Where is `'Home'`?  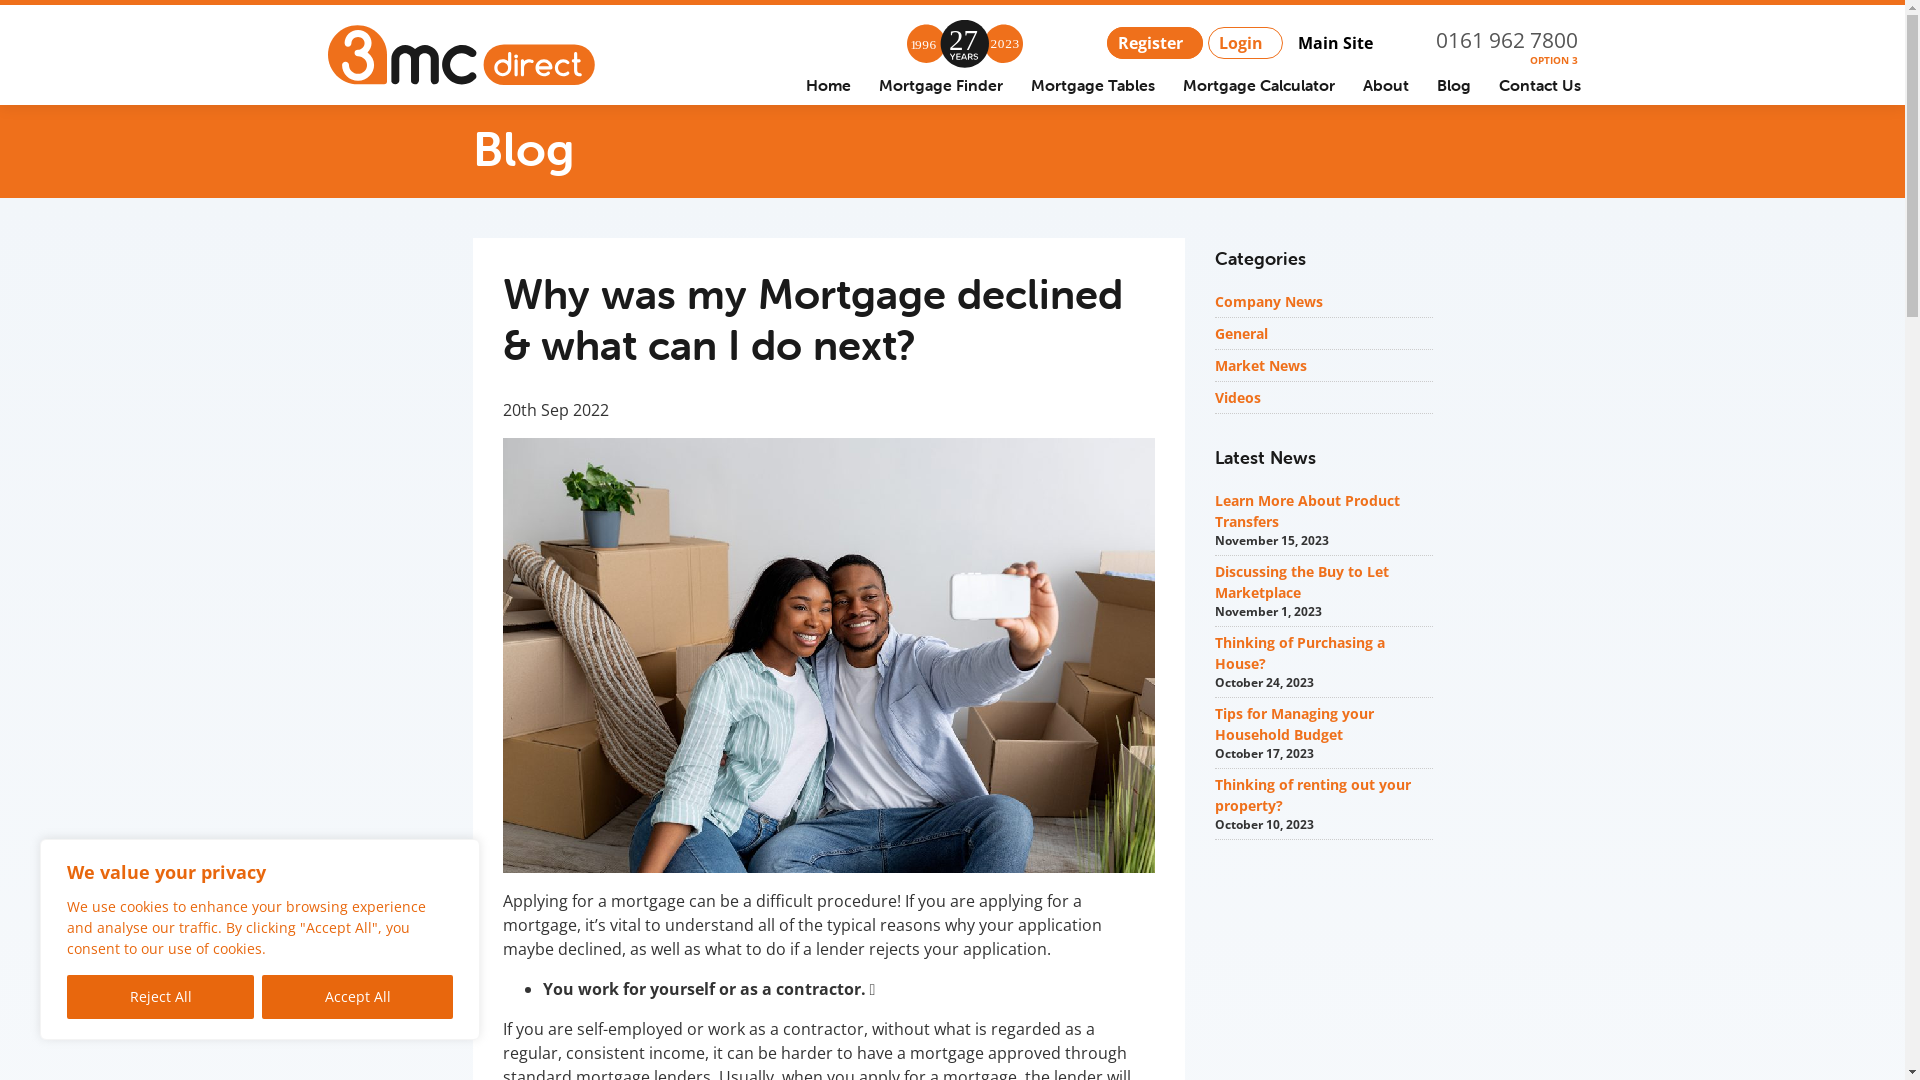 'Home' is located at coordinates (792, 83).